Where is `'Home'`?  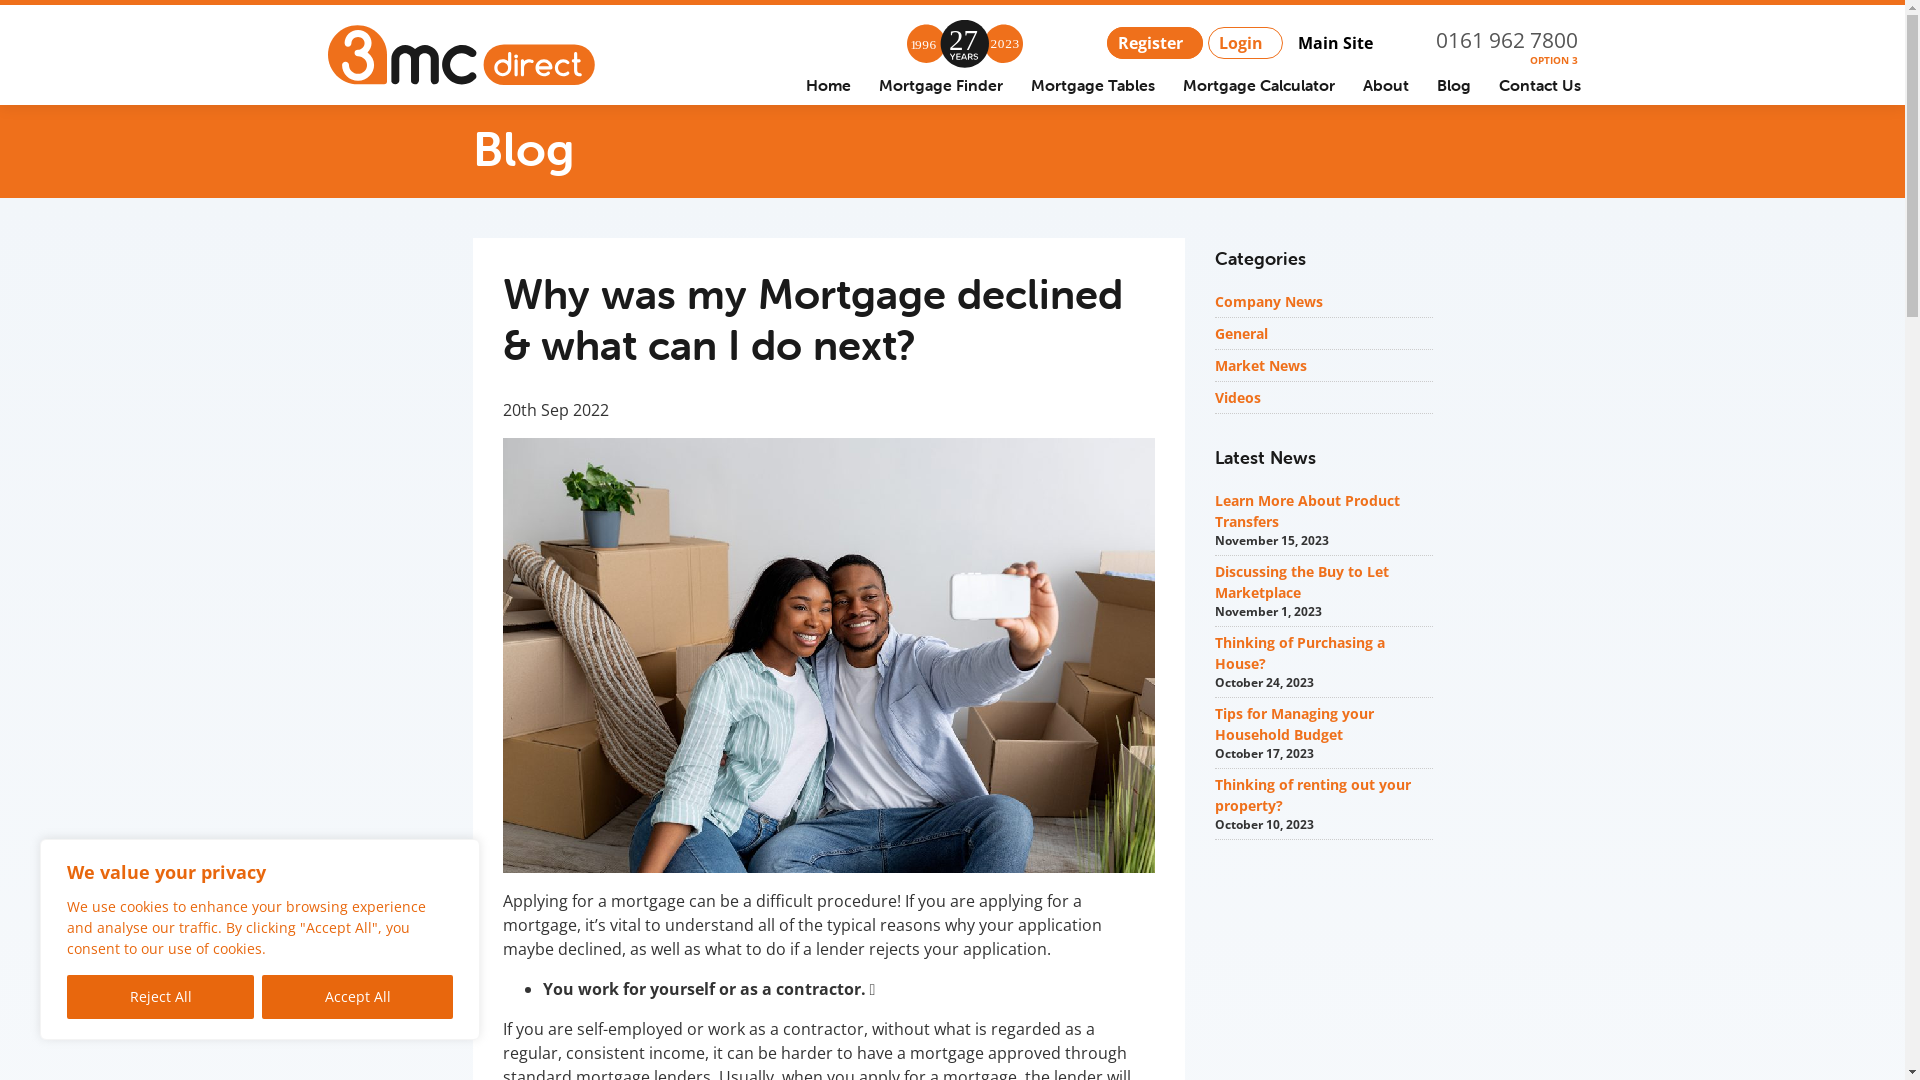 'Home' is located at coordinates (792, 83).